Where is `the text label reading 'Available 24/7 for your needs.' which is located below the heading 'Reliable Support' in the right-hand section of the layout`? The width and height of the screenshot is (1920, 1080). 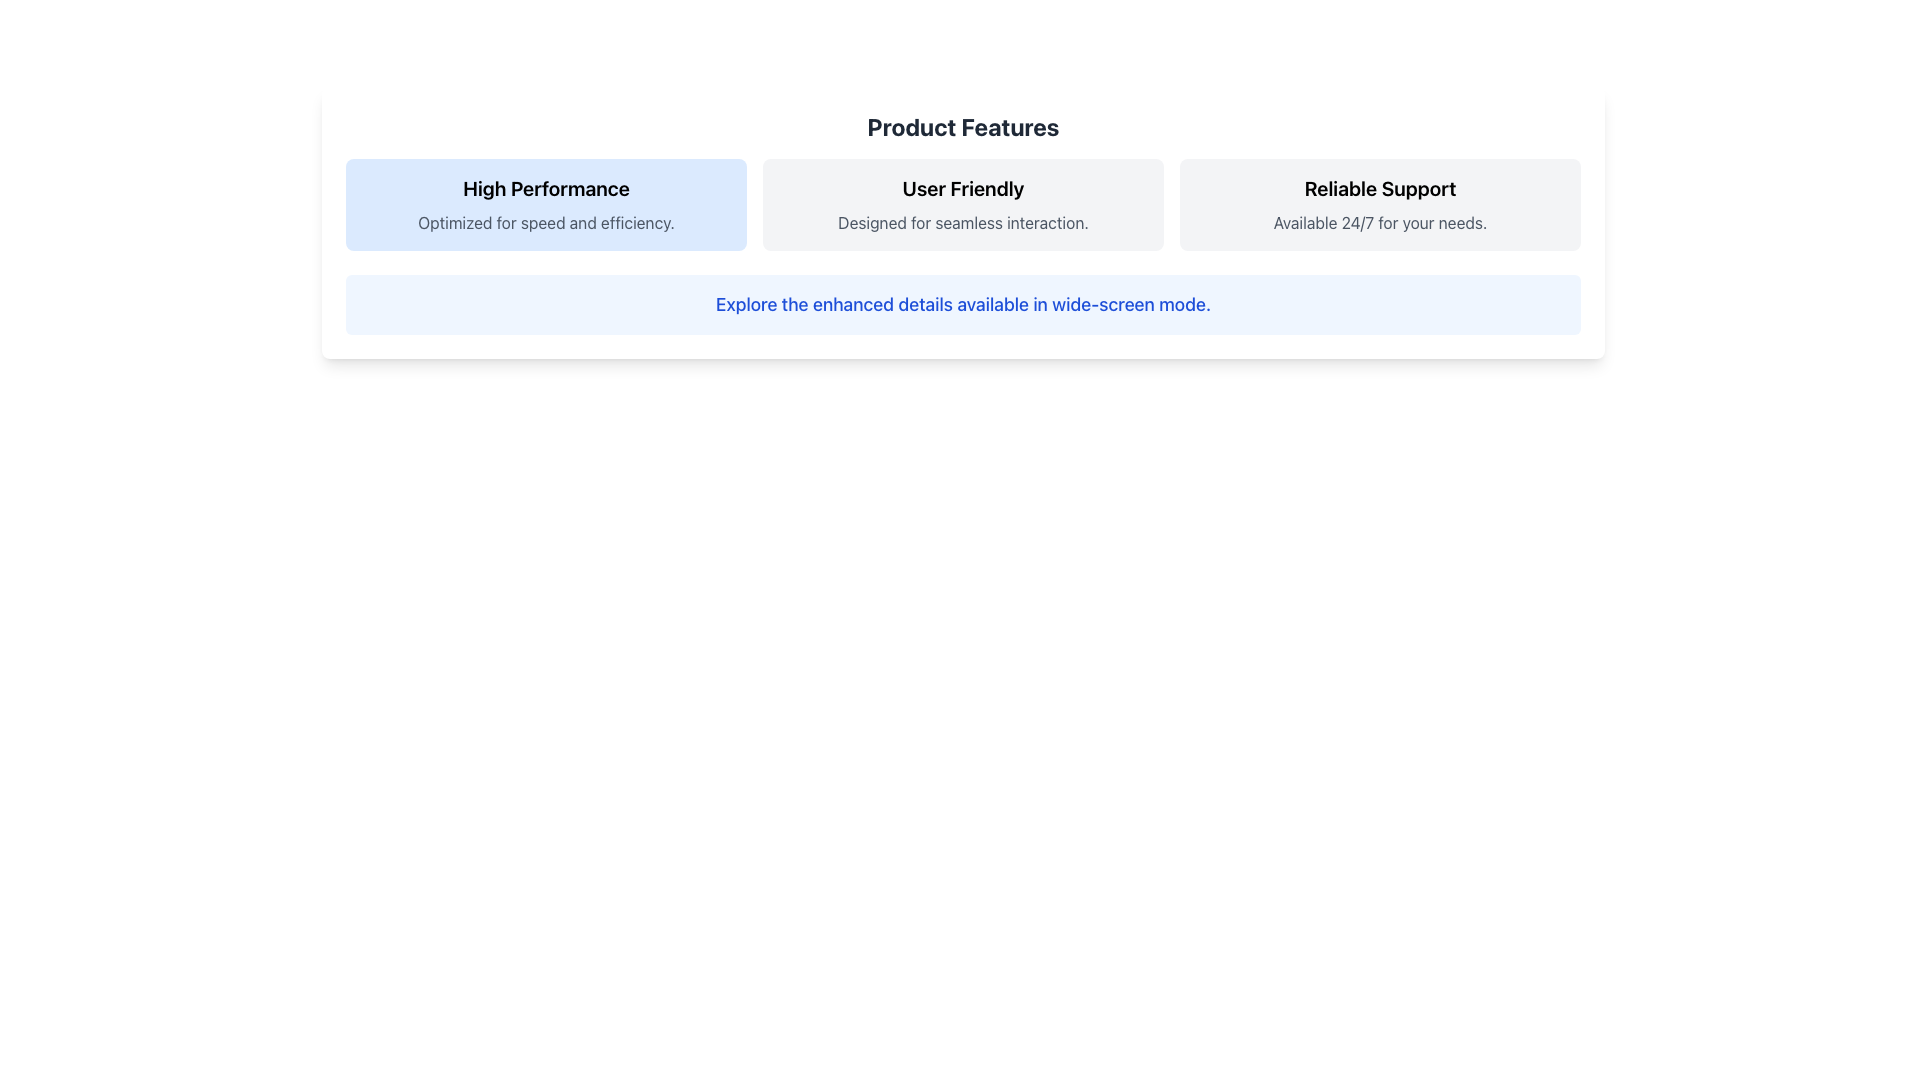
the text label reading 'Available 24/7 for your needs.' which is located below the heading 'Reliable Support' in the right-hand section of the layout is located at coordinates (1379, 223).